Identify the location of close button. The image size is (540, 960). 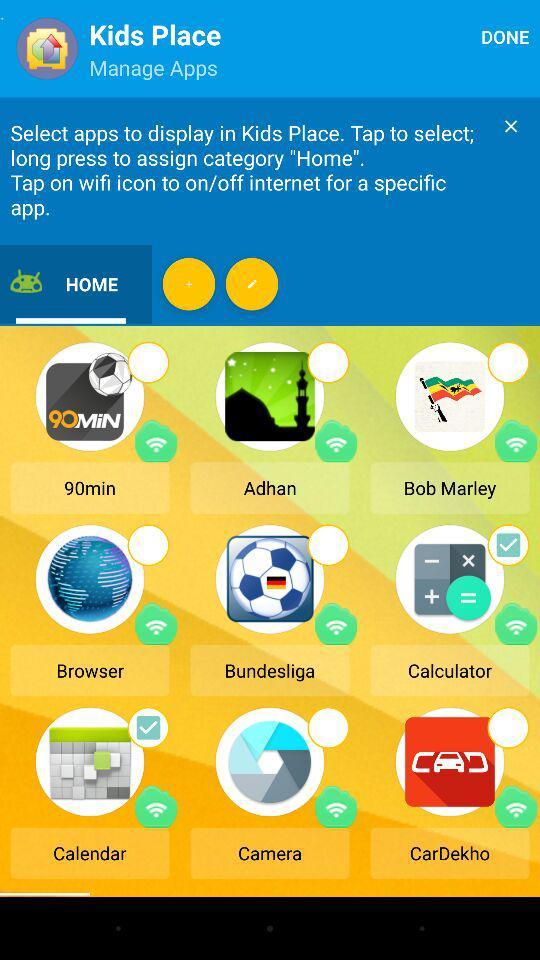
(511, 125).